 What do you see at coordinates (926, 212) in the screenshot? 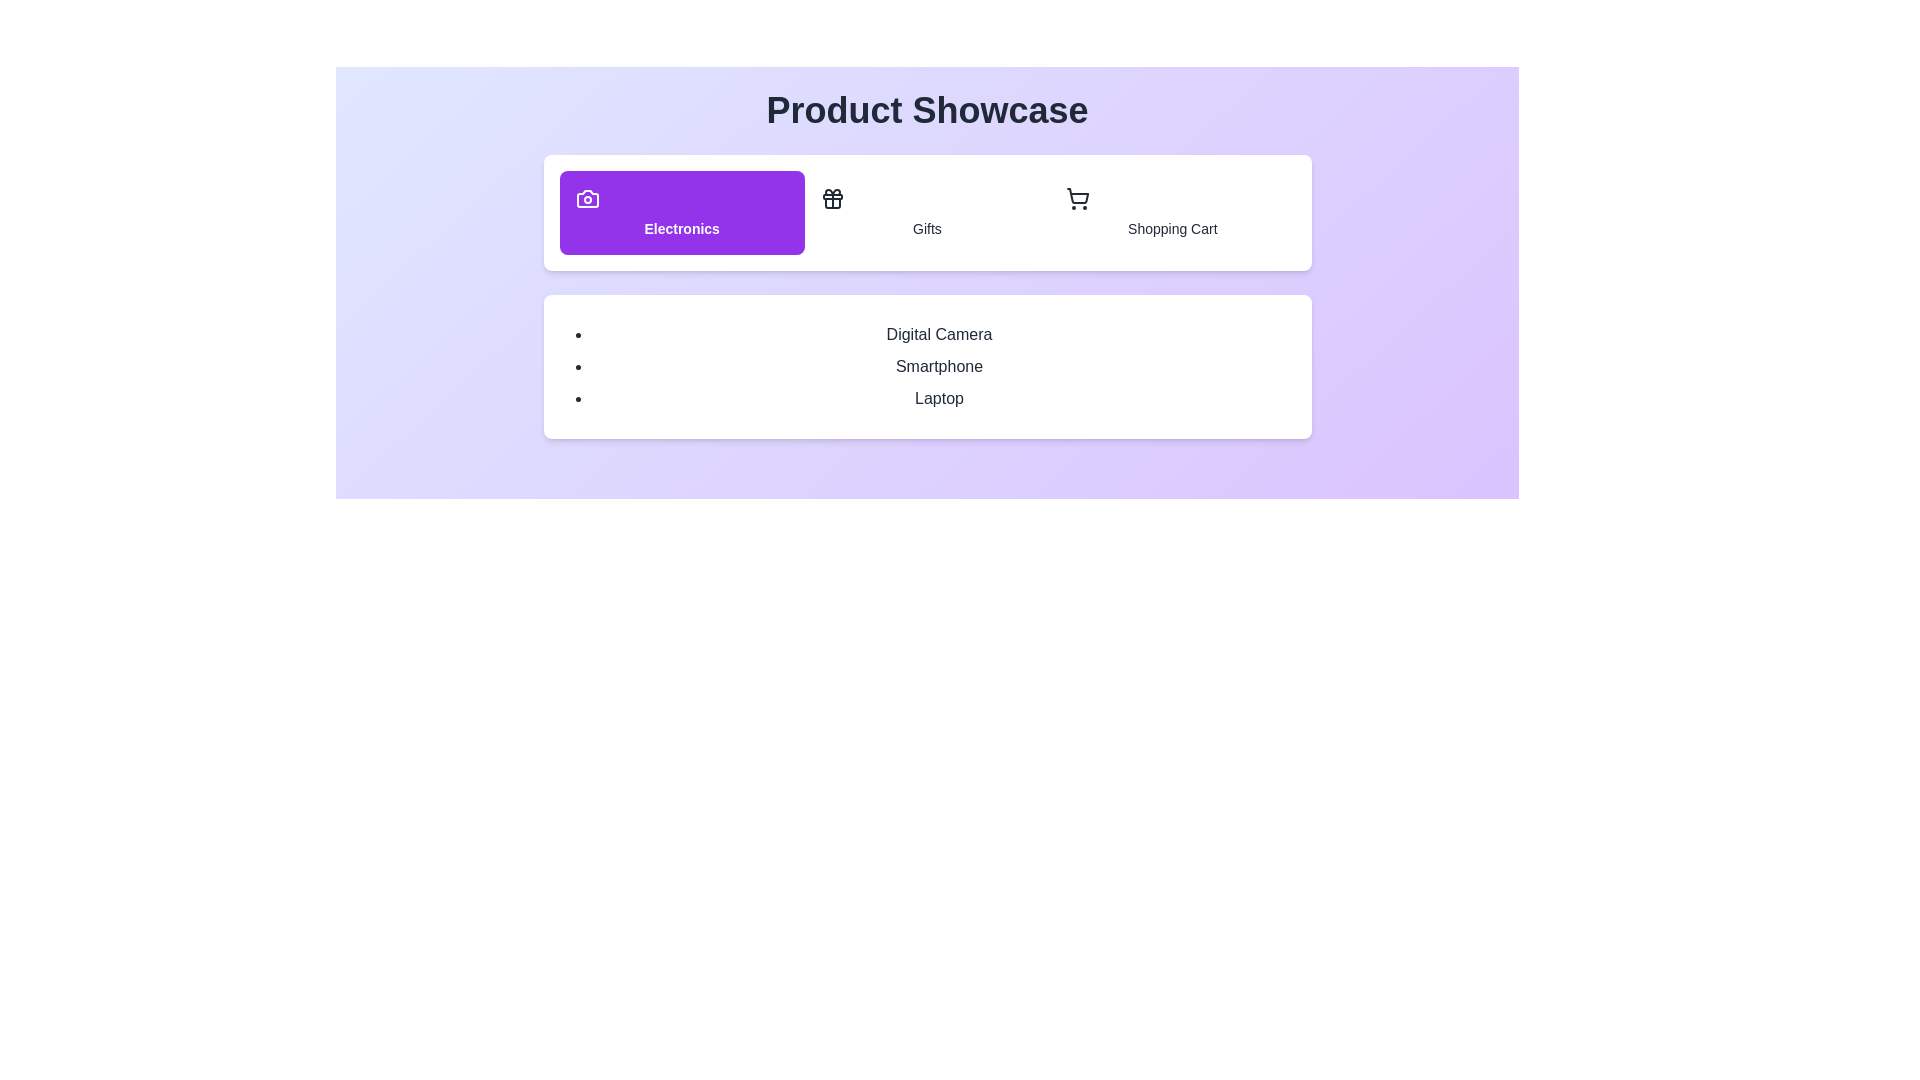
I see `the middle navigation button located between 'Electronics' and 'Shopping Cart'` at bounding box center [926, 212].